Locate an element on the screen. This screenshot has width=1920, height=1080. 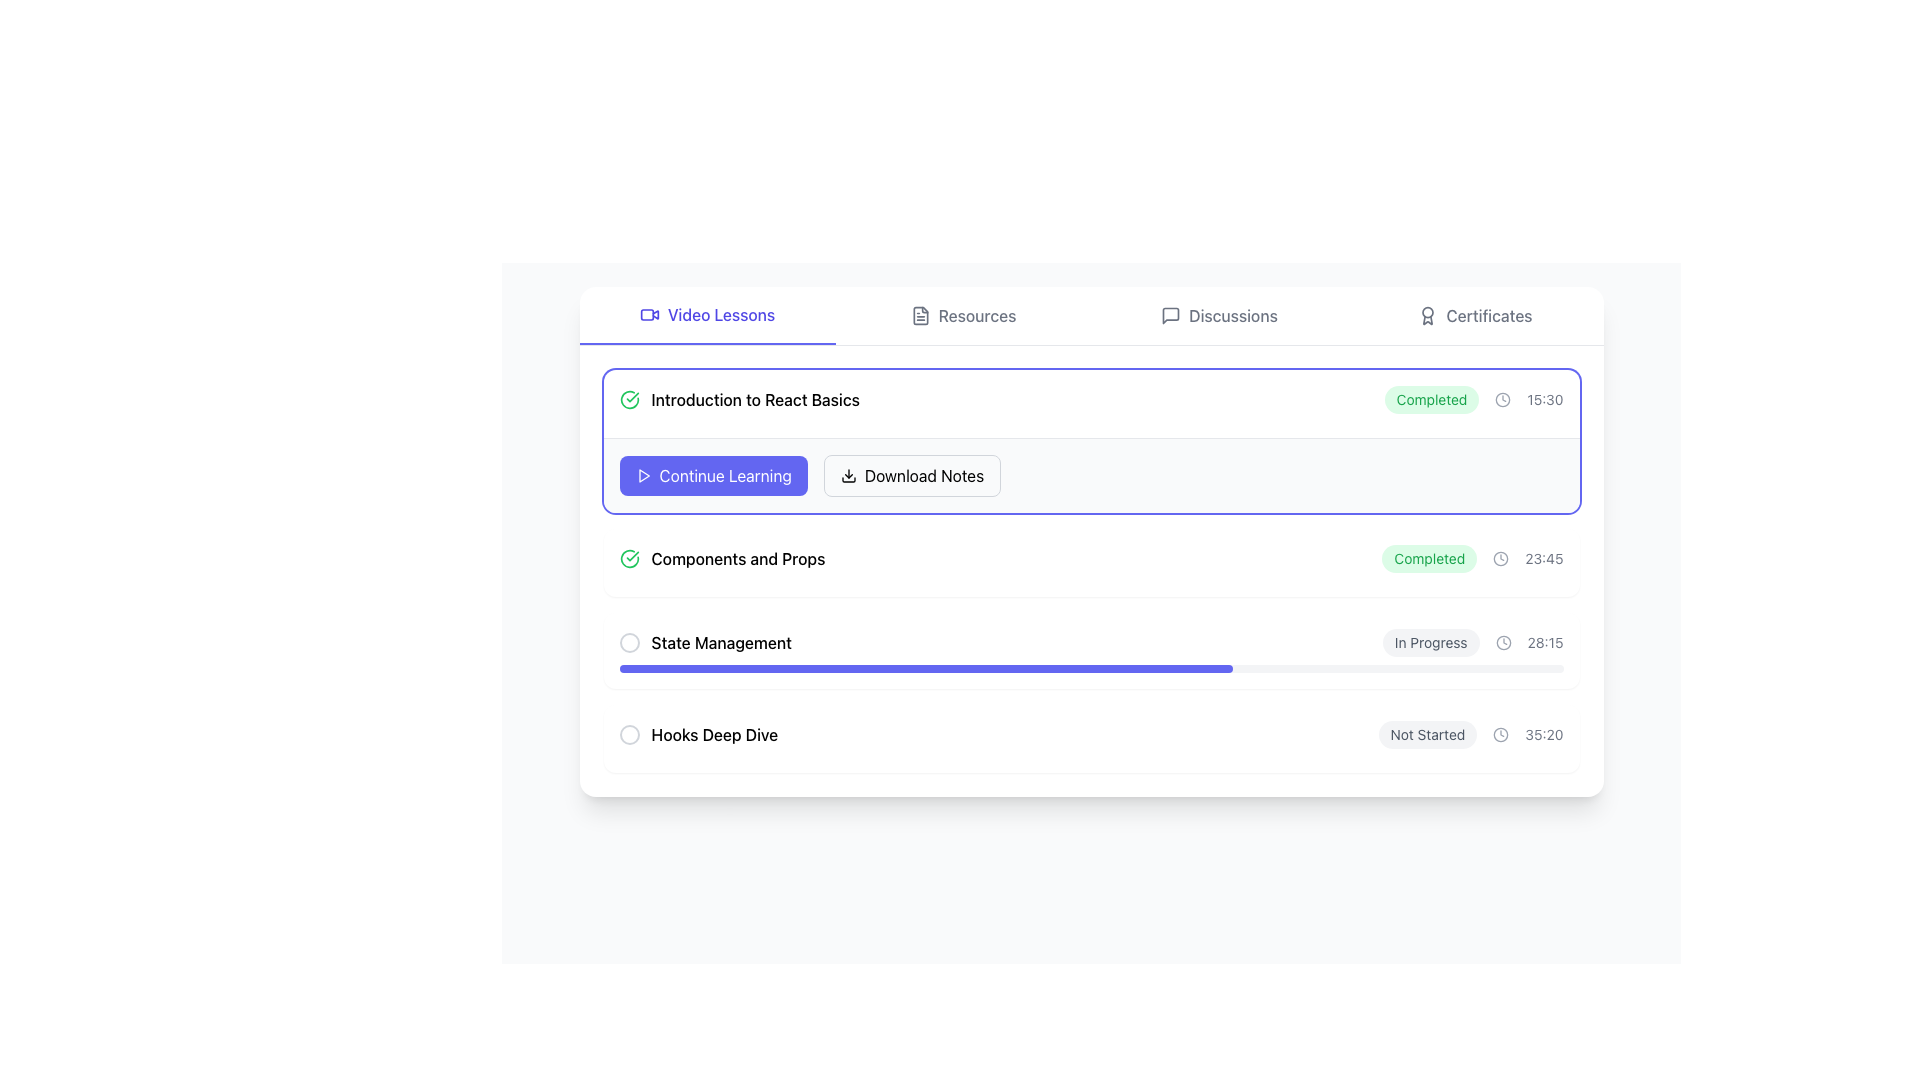
the inner rectangle of the video camera icon located in the top navigation bar is located at coordinates (647, 315).